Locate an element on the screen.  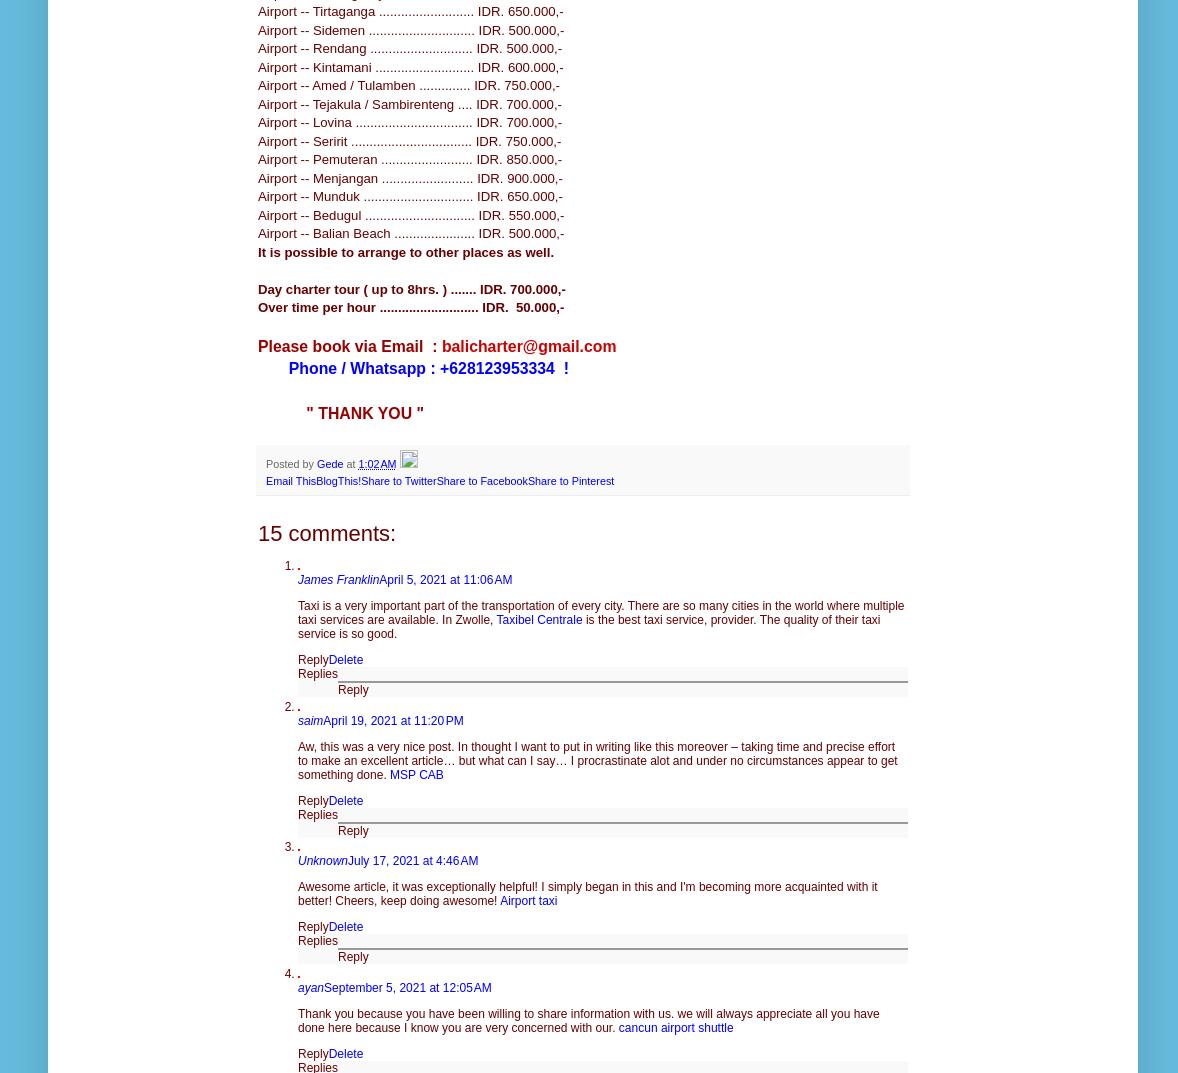
'Gede' is located at coordinates (329, 462).